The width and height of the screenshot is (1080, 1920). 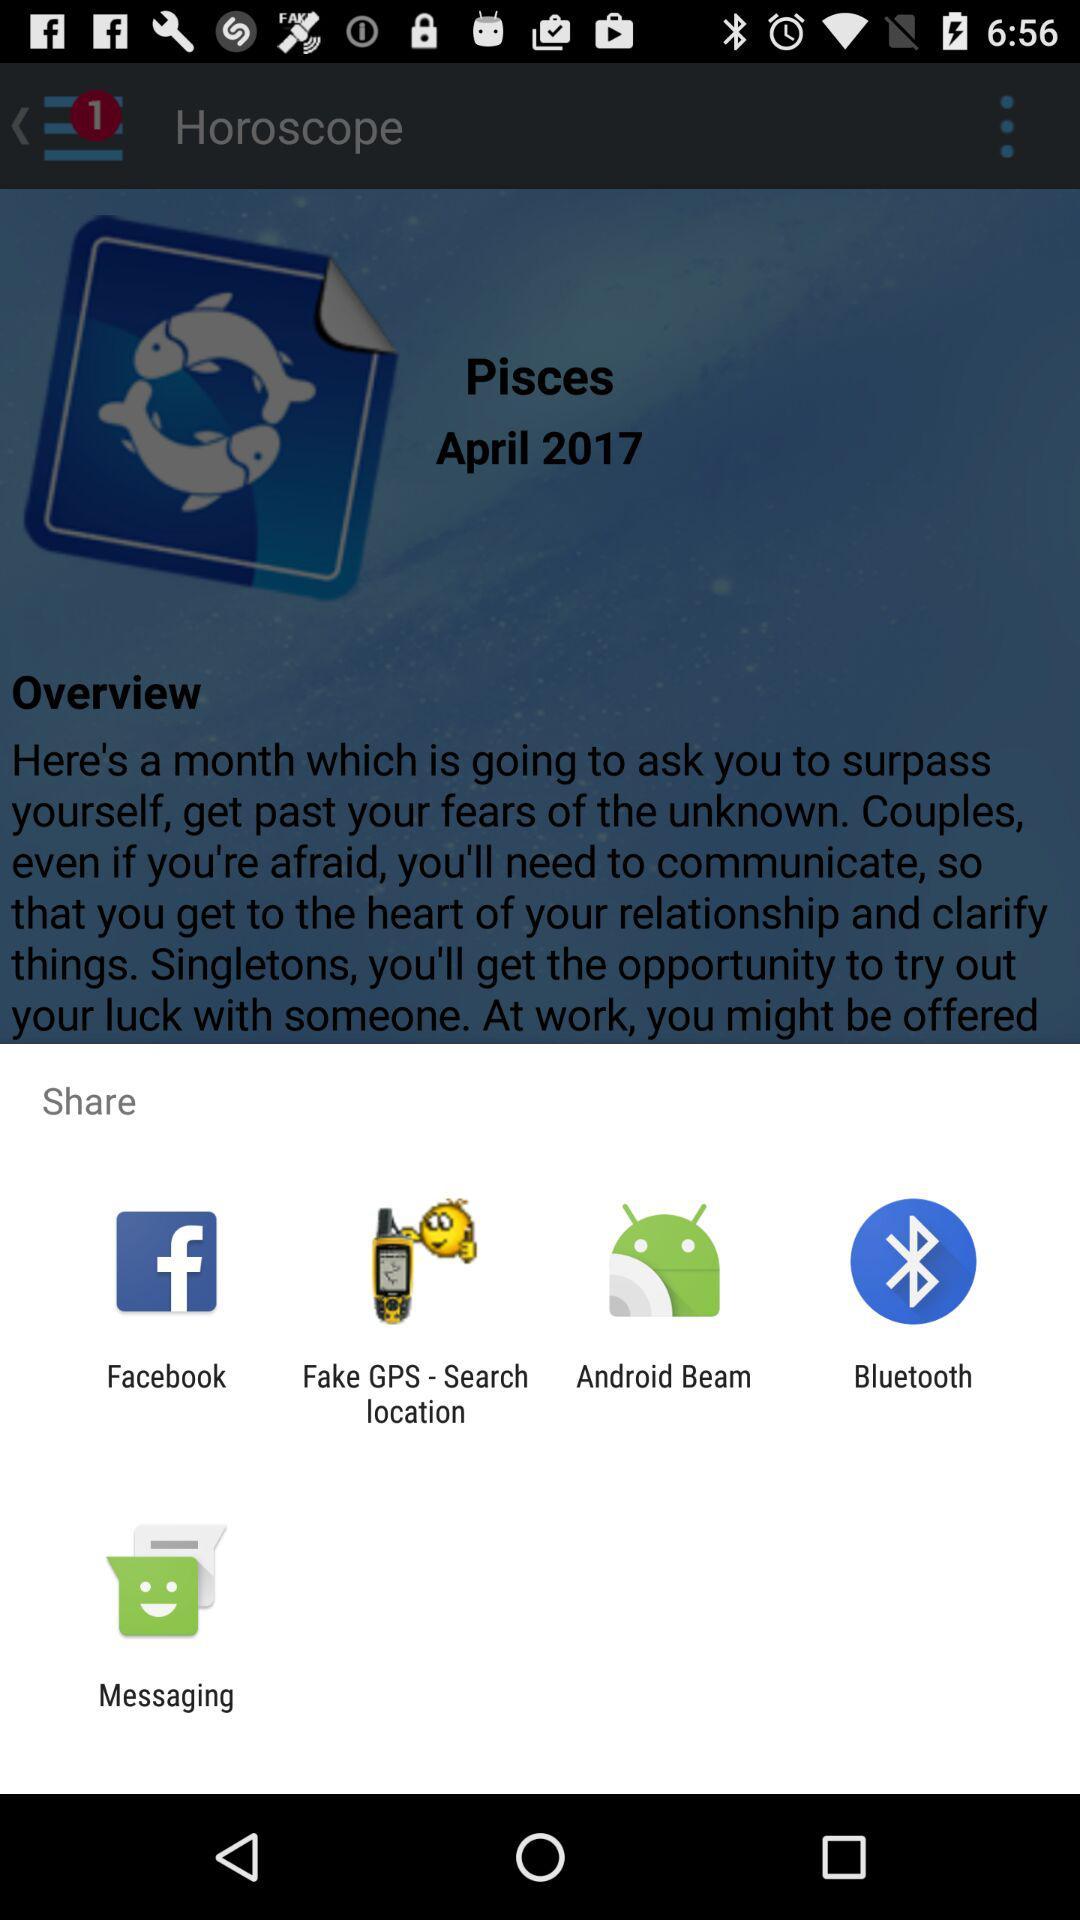 I want to click on the icon at the bottom right corner, so click(x=913, y=1392).